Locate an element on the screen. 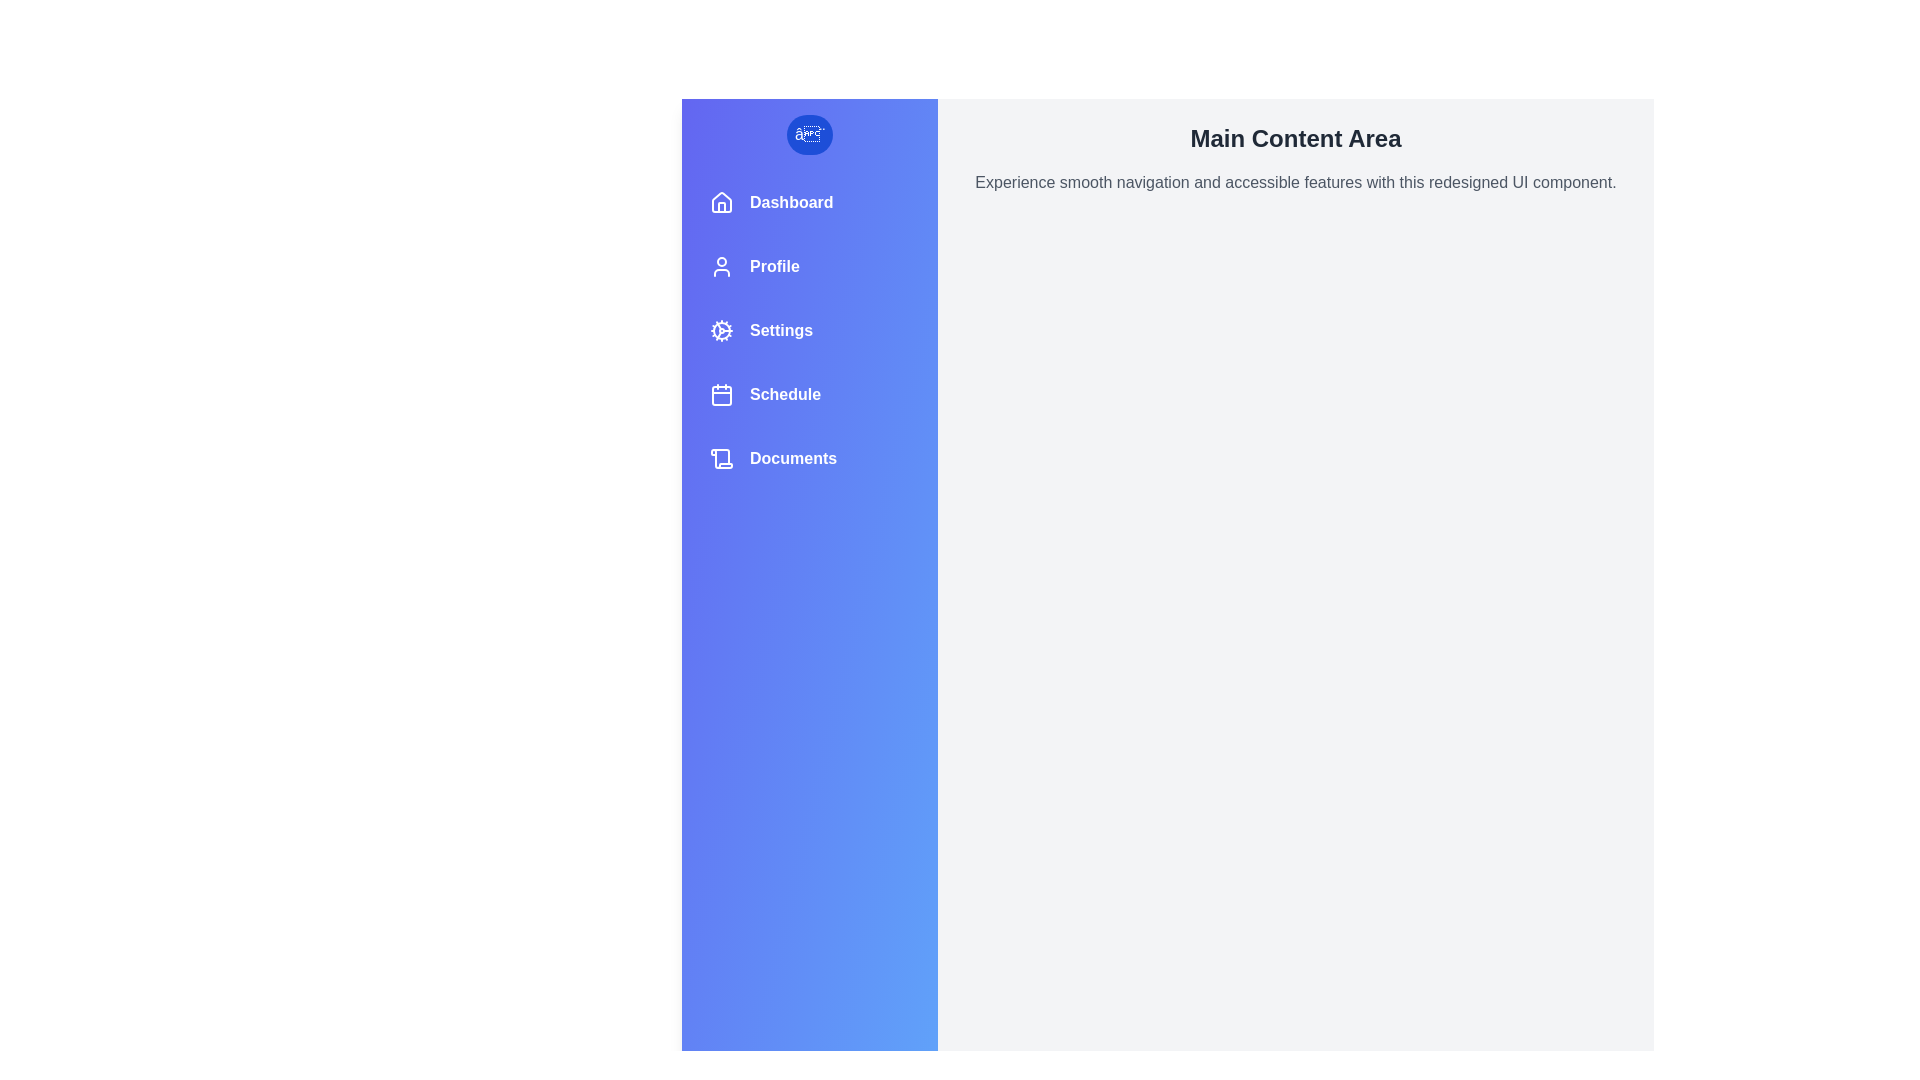 This screenshot has height=1080, width=1920. the navigation item labeled 'Settings' to observe the hover effect is located at coordinates (810, 330).